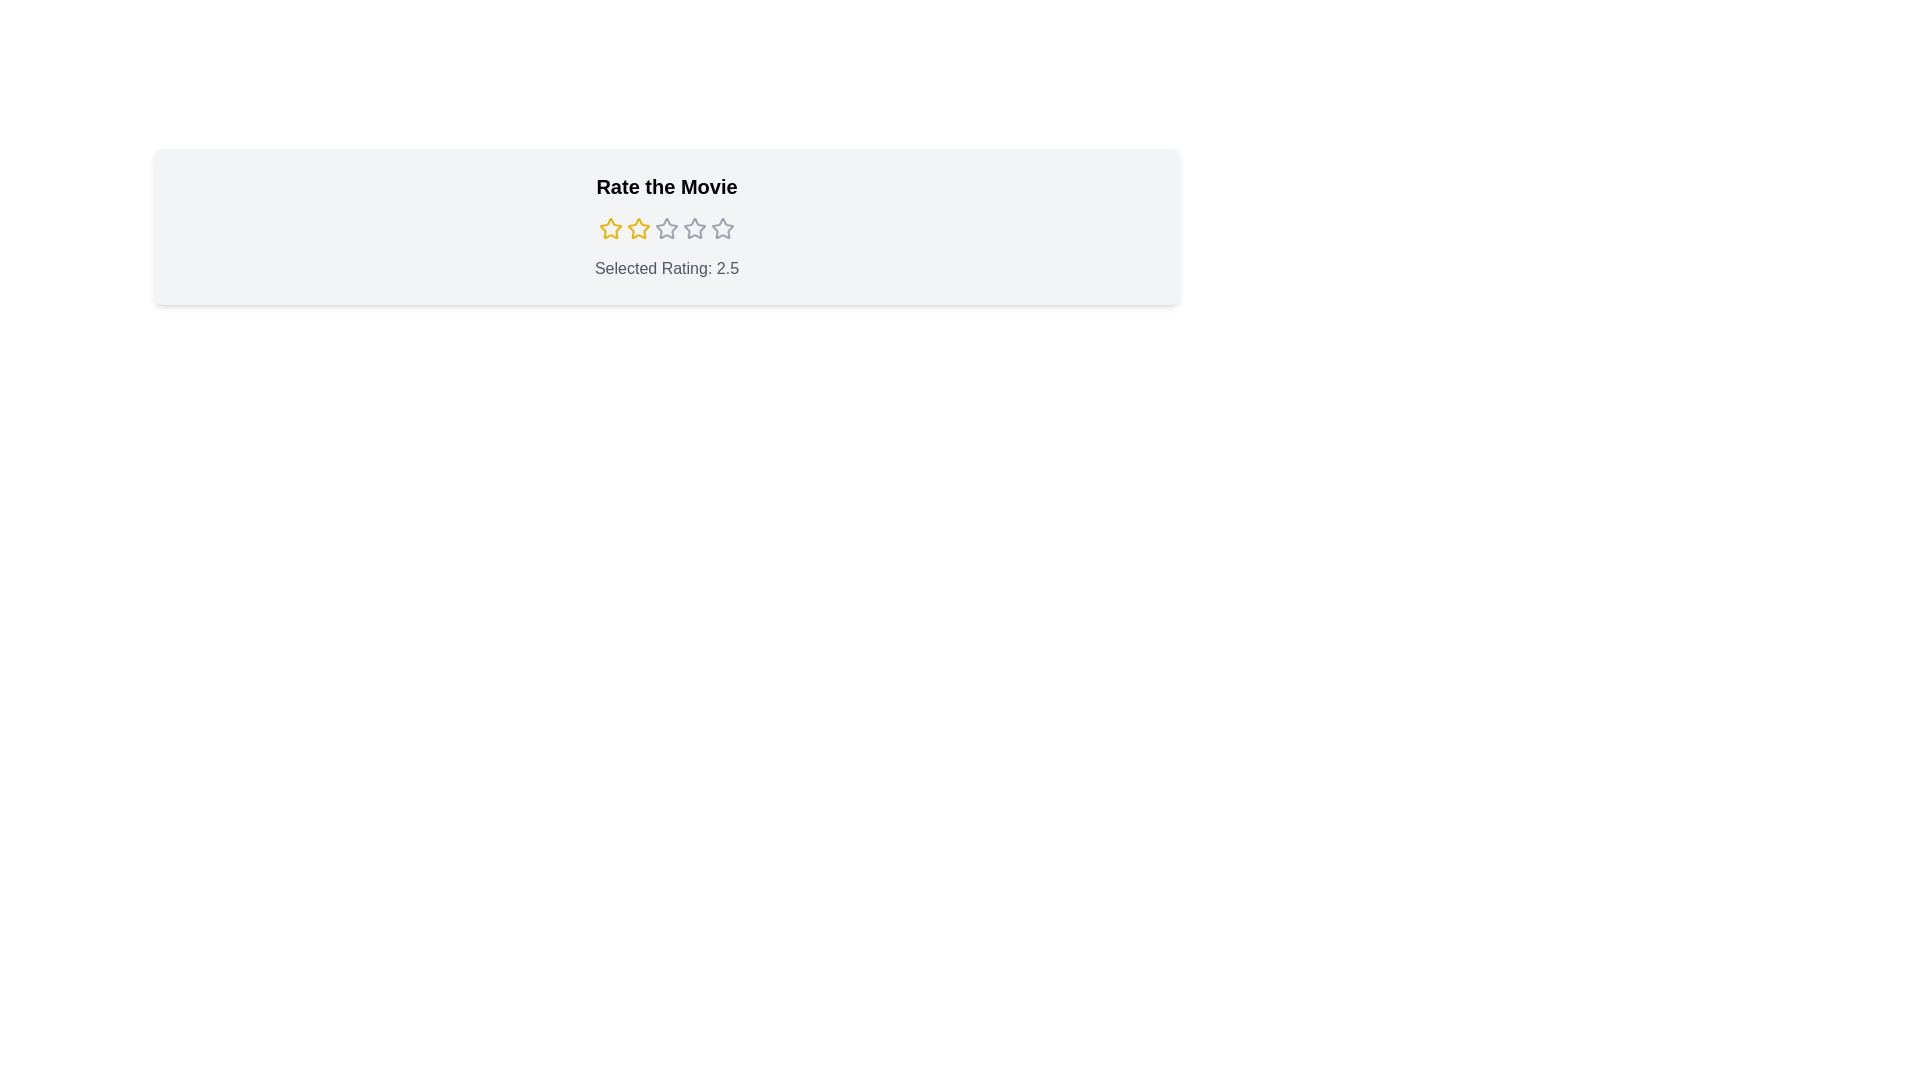 The image size is (1920, 1080). What do you see at coordinates (637, 227) in the screenshot?
I see `the second rating star located beneath the 'Rate the Movie' title` at bounding box center [637, 227].